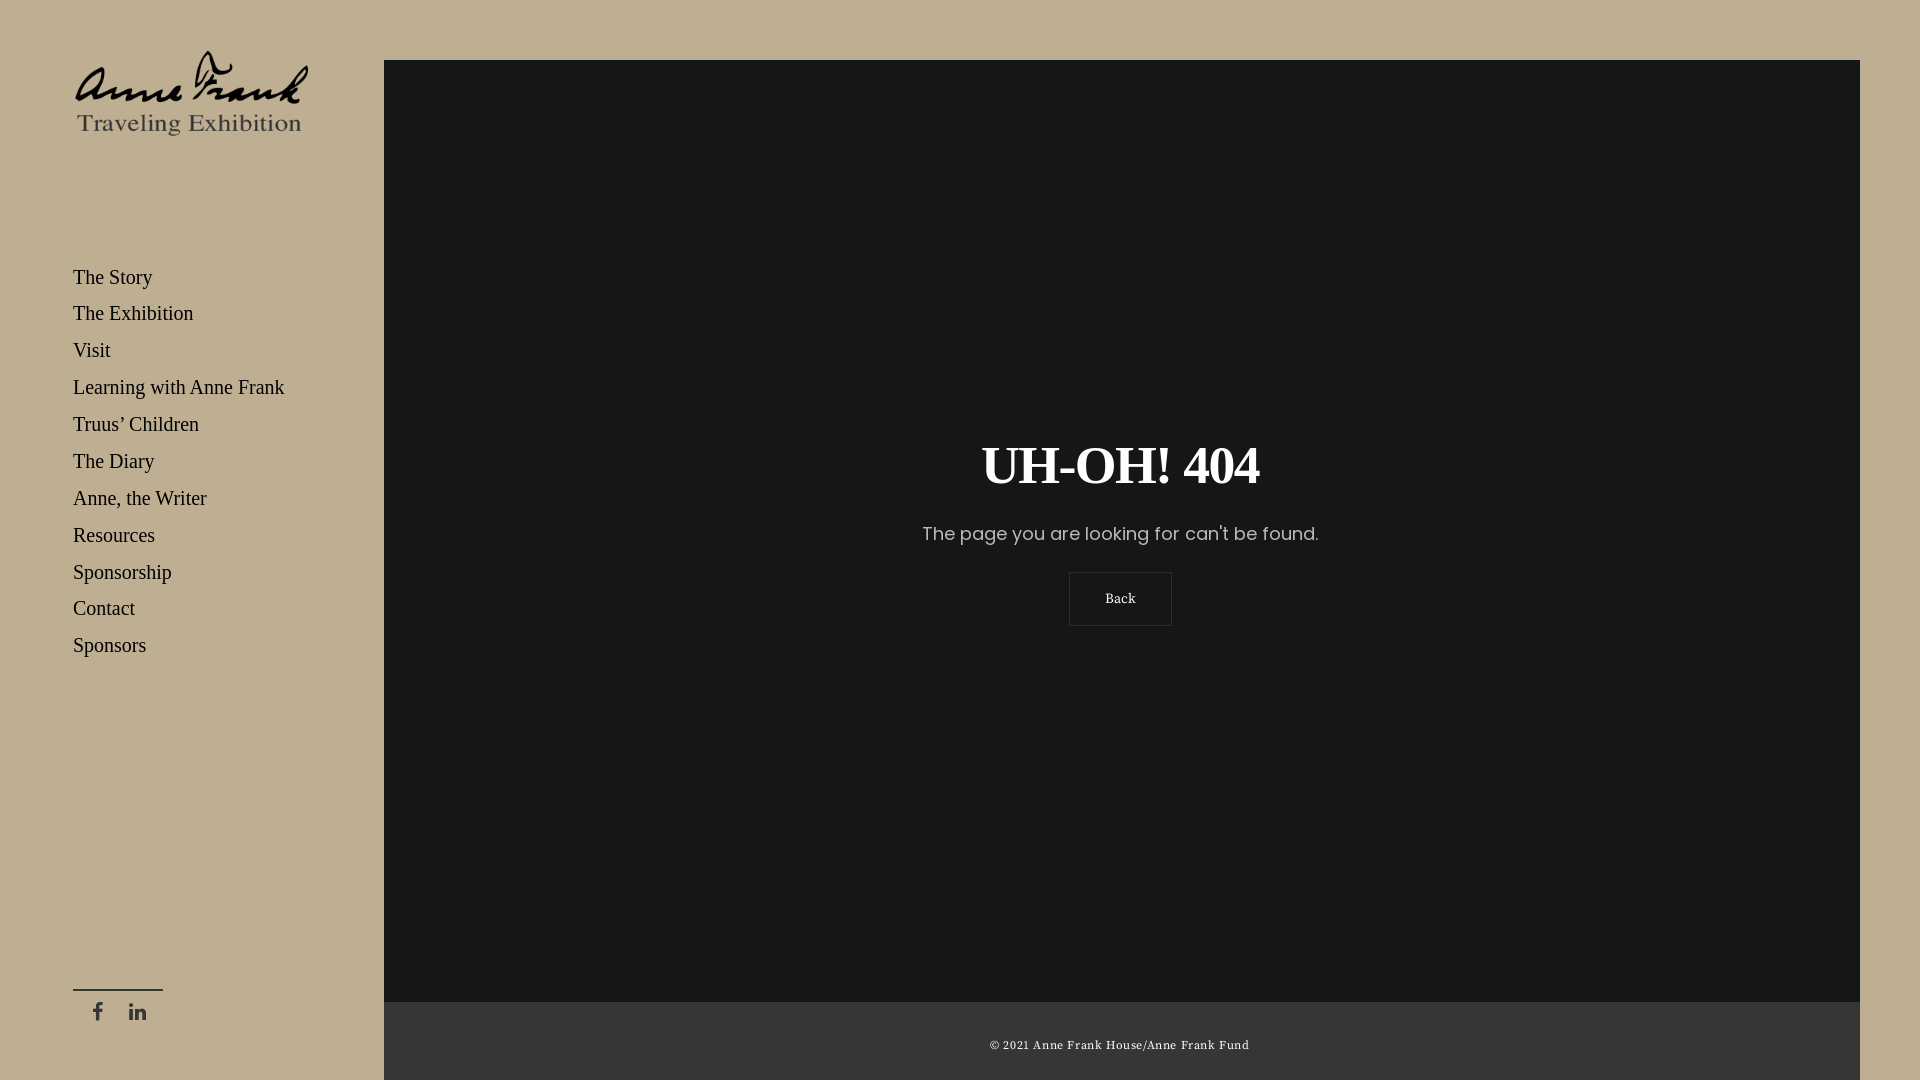 The height and width of the screenshot is (1080, 1920). Describe the element at coordinates (192, 277) in the screenshot. I see `'The Story'` at that location.